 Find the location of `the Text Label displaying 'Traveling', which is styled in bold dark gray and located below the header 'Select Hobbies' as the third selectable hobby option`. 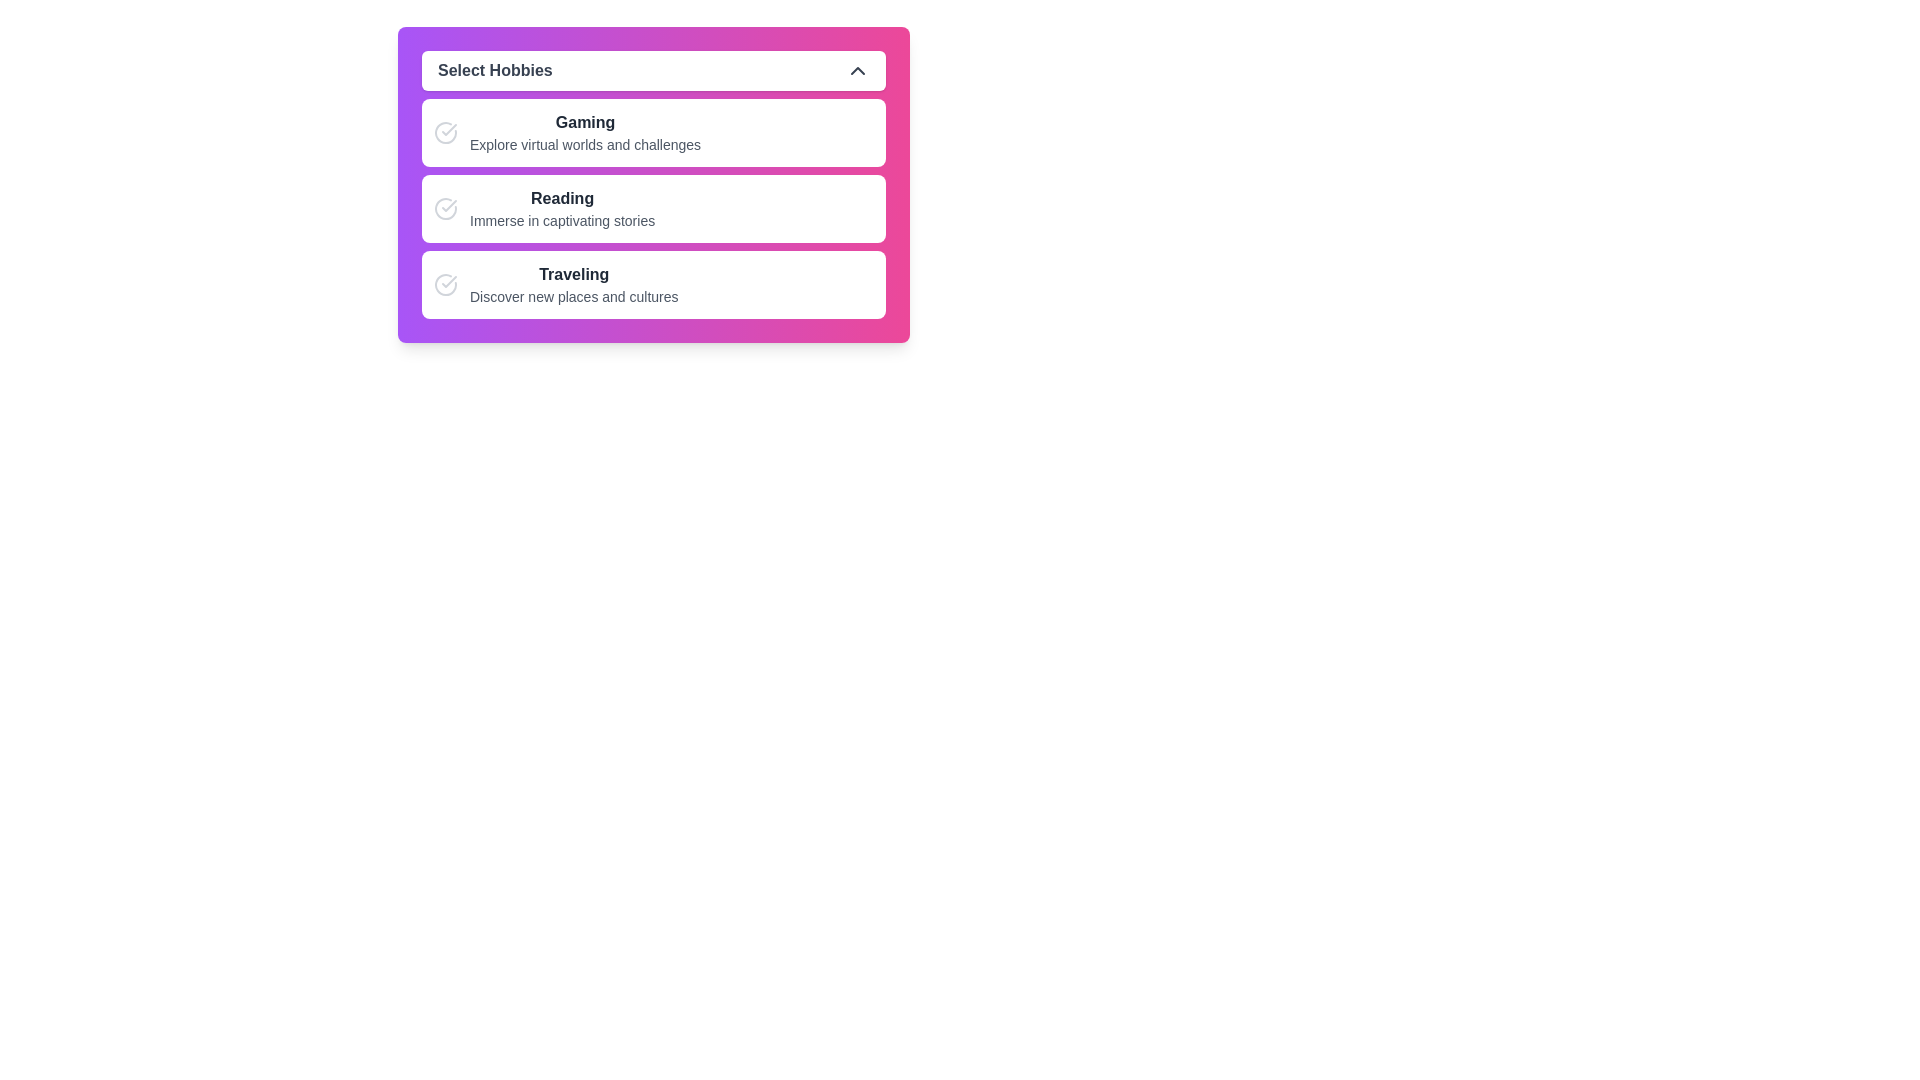

the Text Label displaying 'Traveling', which is styled in bold dark gray and located below the header 'Select Hobbies' as the third selectable hobby option is located at coordinates (573, 274).